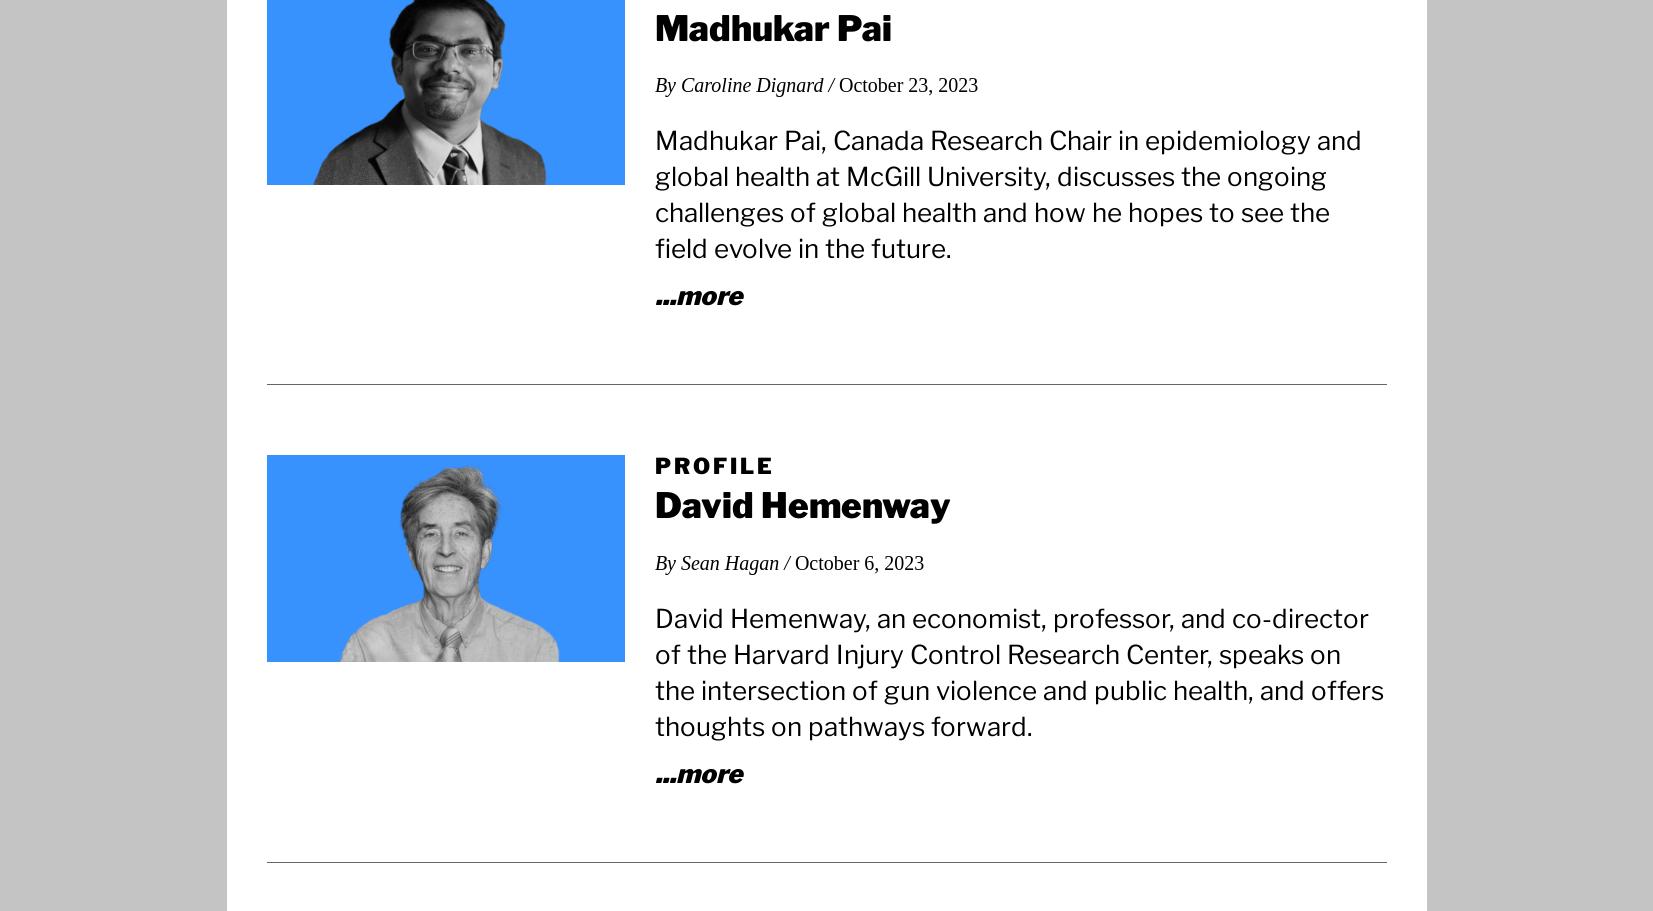 The height and width of the screenshot is (911, 1653). Describe the element at coordinates (859, 561) in the screenshot. I see `'October 6, 2023'` at that location.